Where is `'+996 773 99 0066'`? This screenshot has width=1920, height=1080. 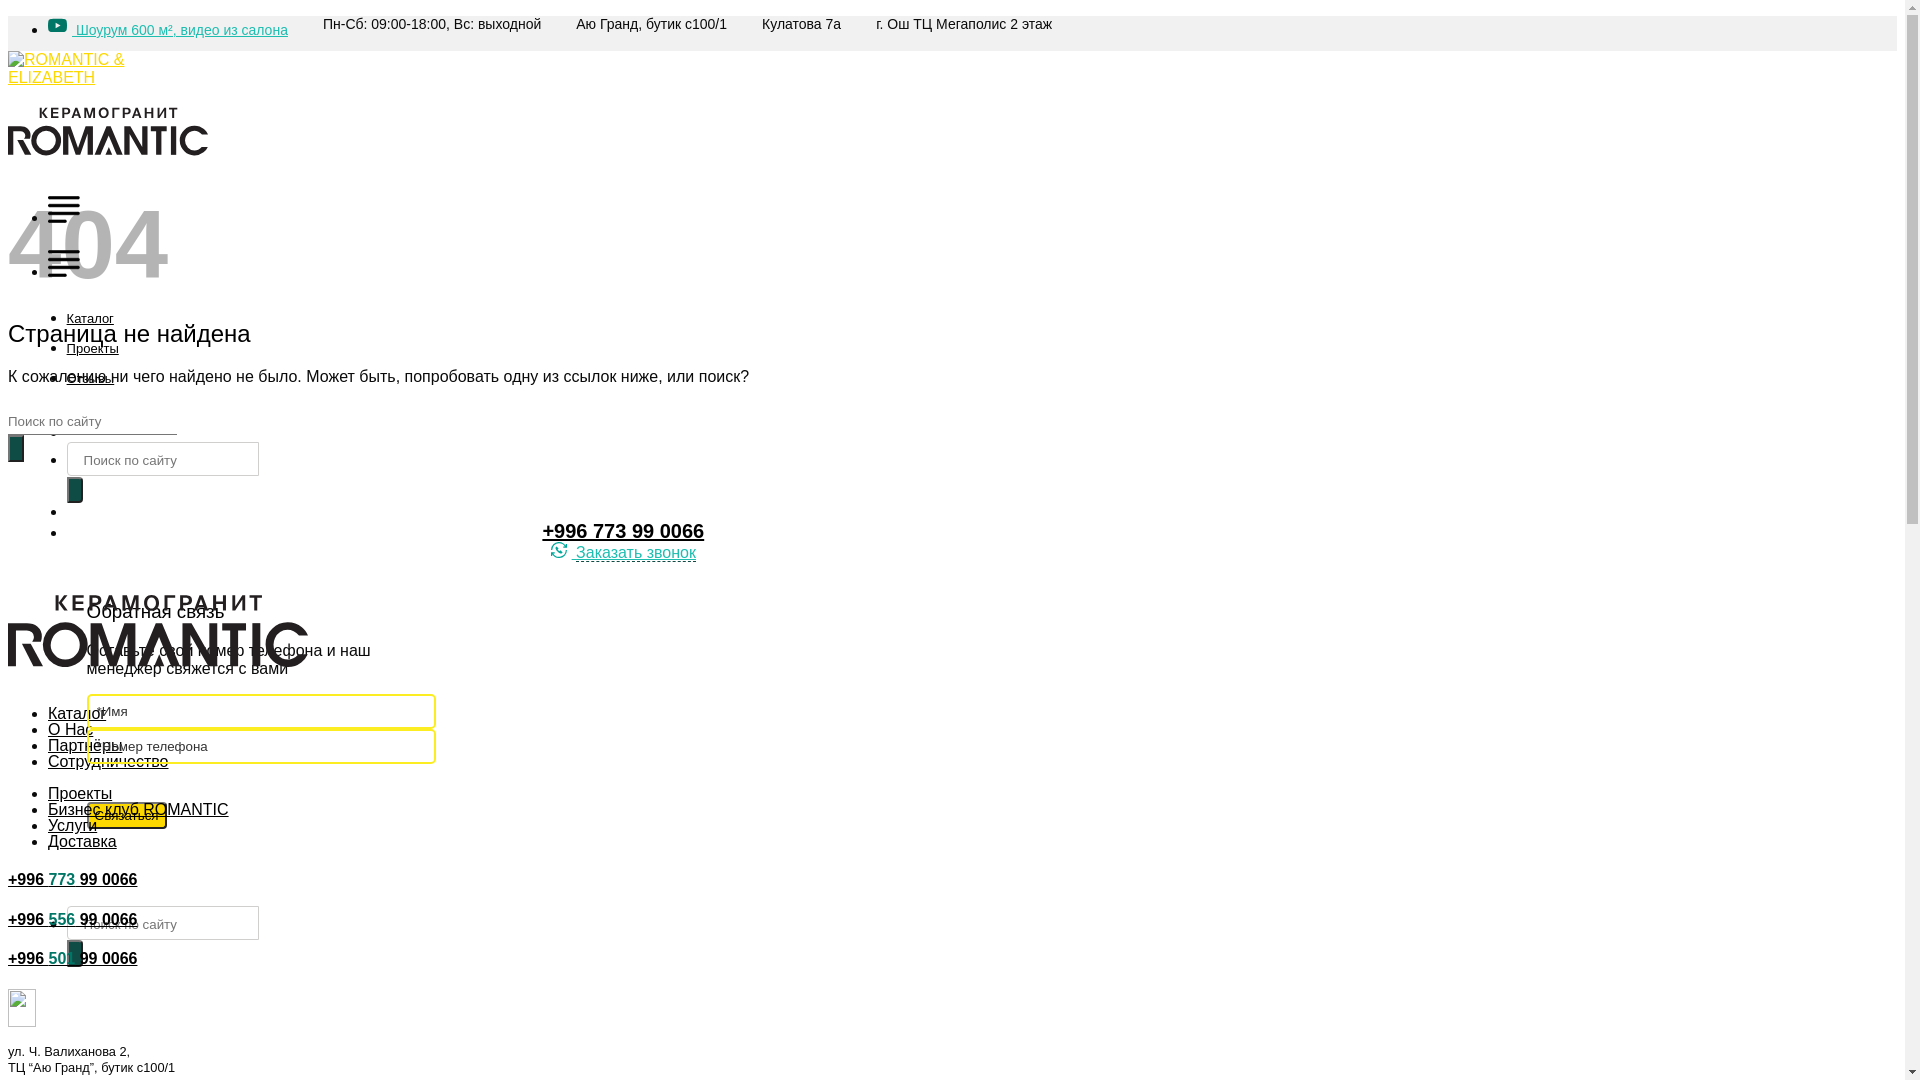
'+996 773 99 0066' is located at coordinates (72, 878).